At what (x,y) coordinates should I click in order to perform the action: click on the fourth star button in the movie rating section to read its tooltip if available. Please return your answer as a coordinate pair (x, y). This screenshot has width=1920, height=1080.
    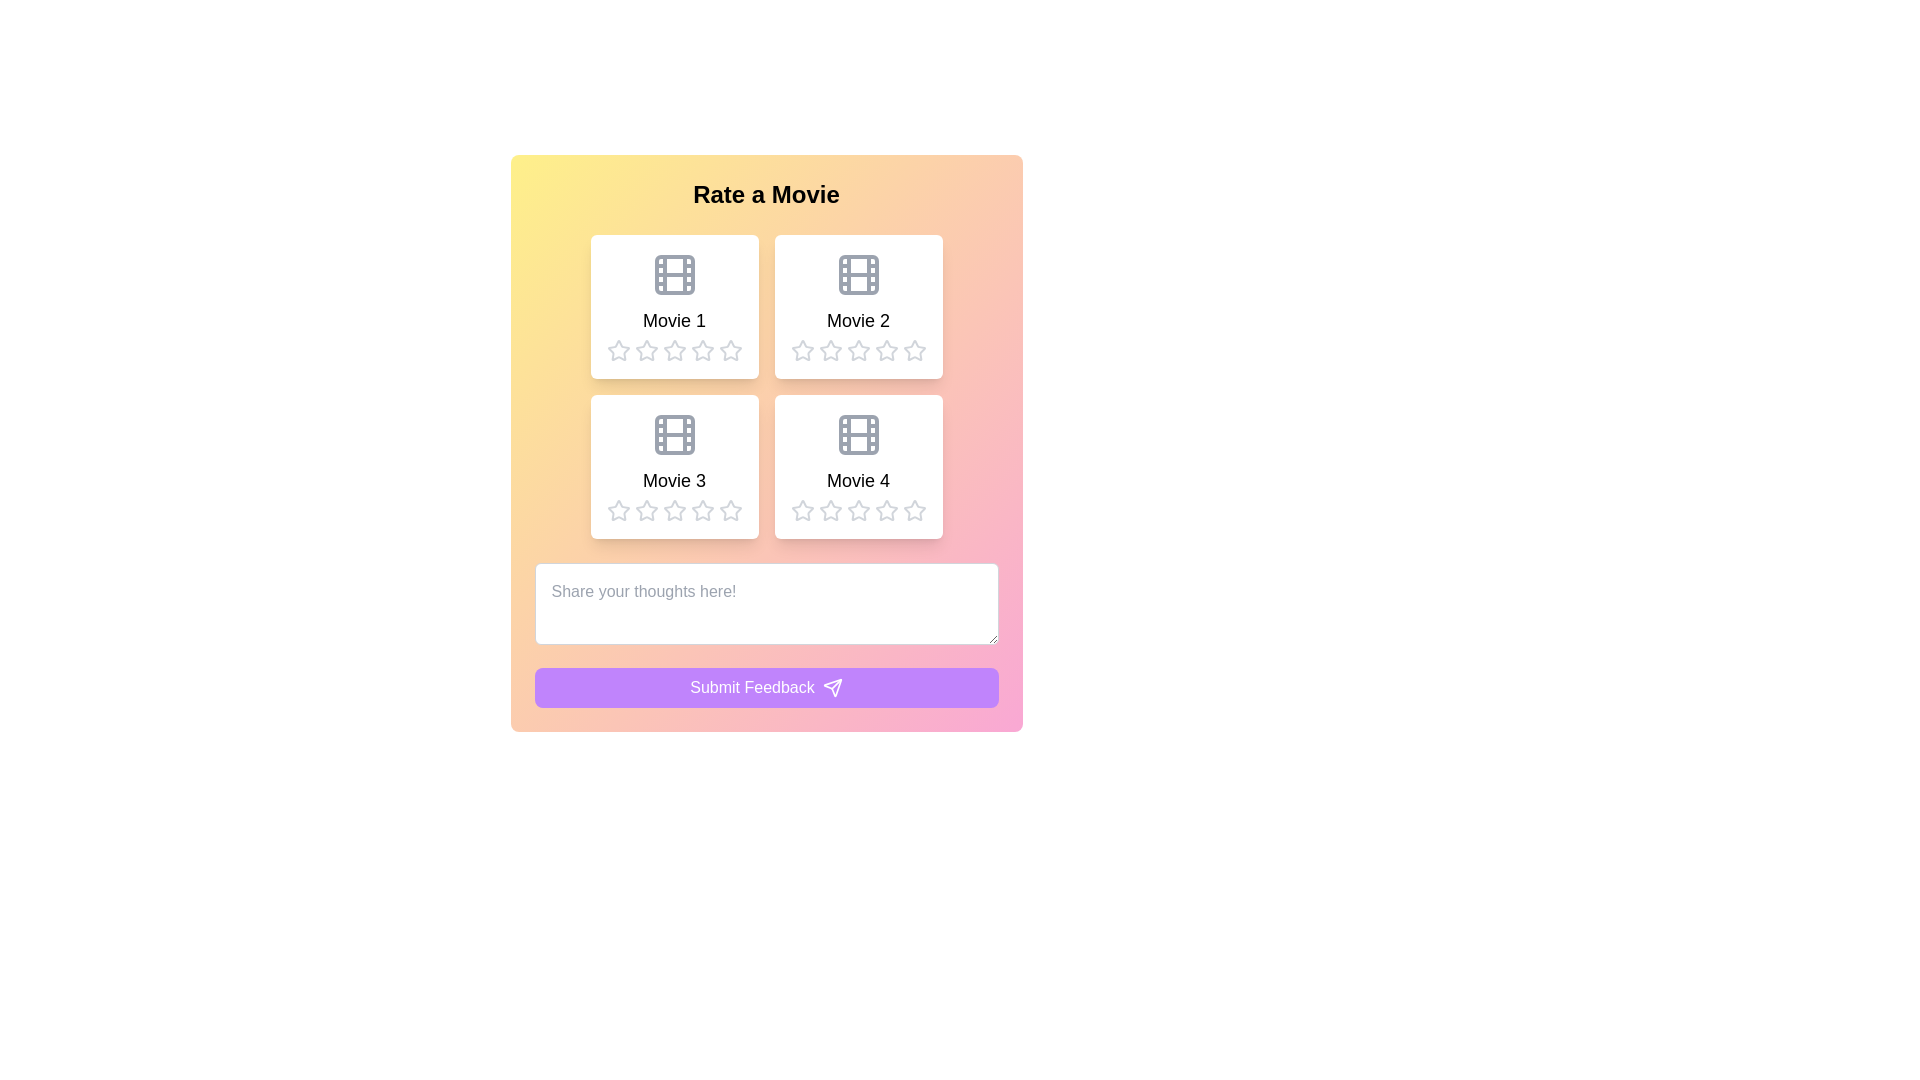
    Looking at the image, I should click on (885, 509).